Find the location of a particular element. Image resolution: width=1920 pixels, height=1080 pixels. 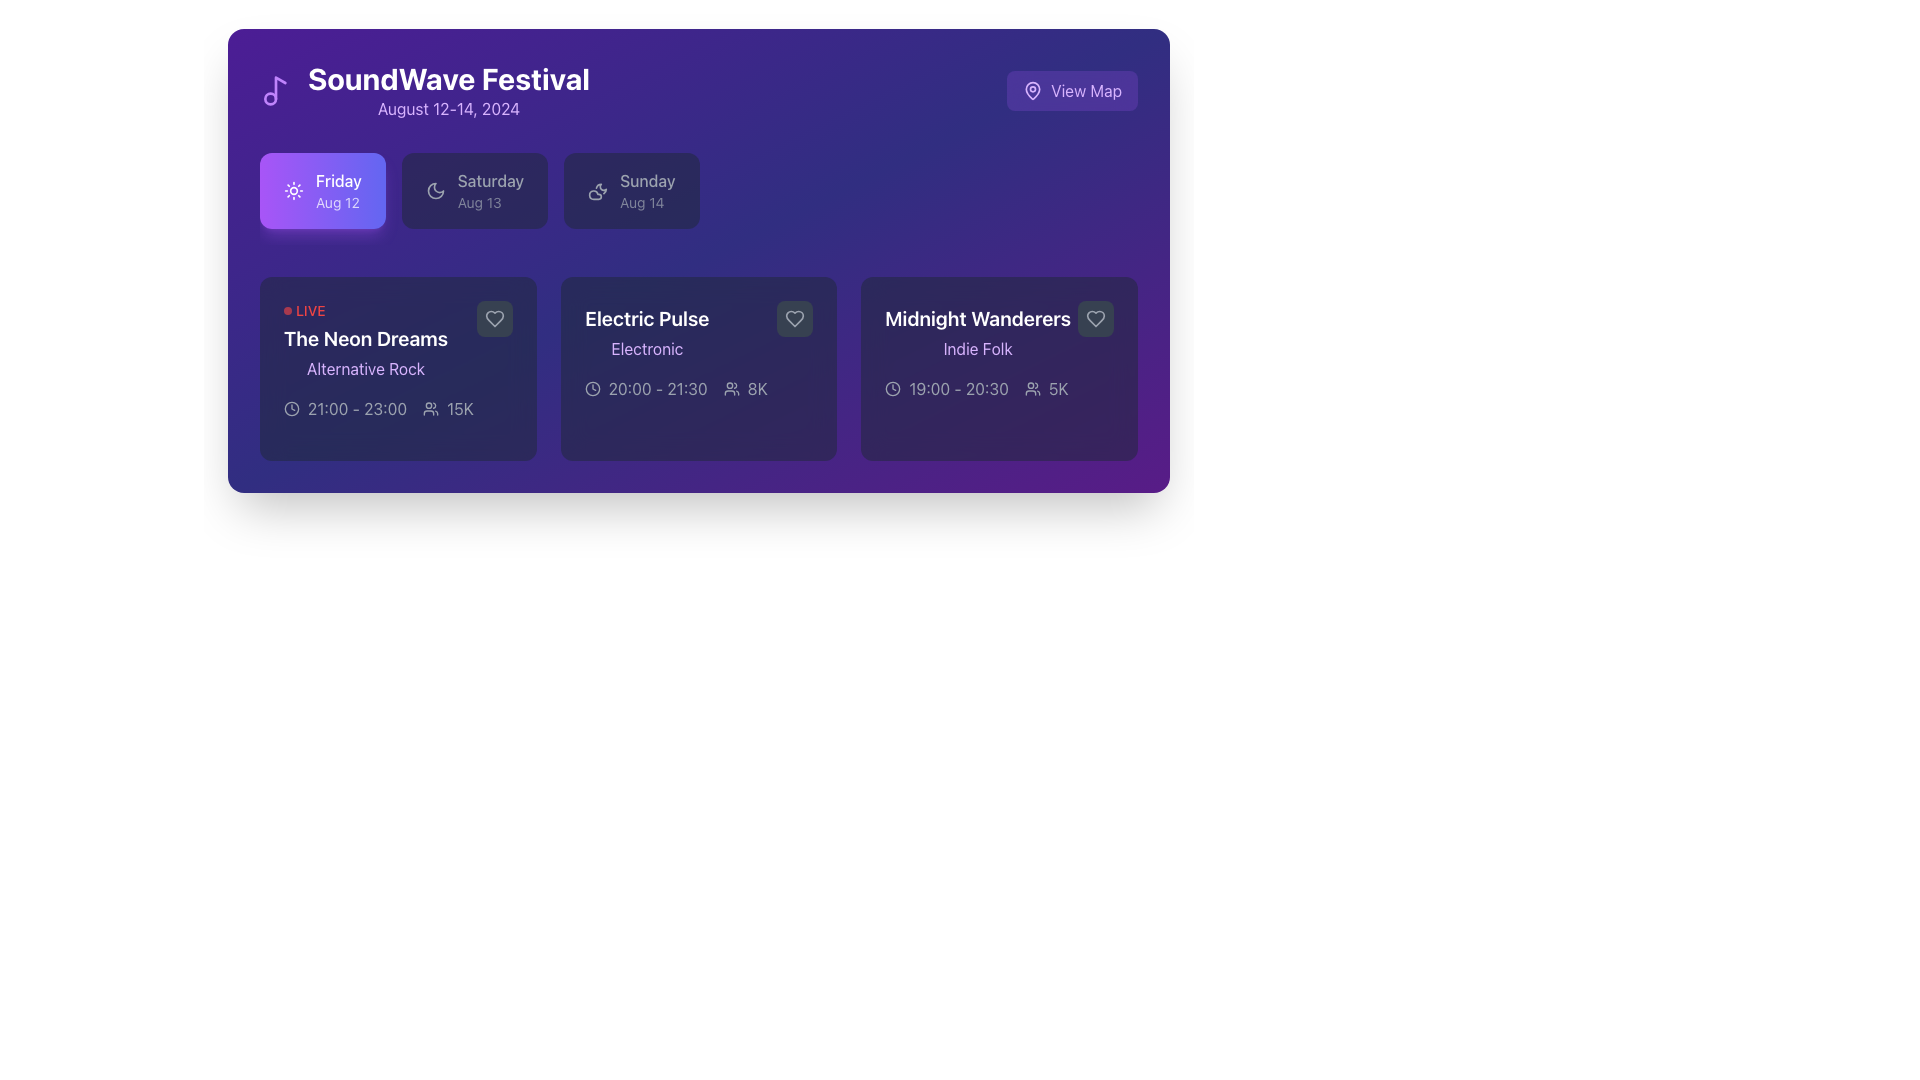

the read-only information display showing '5K' attendees for the 'Midnight Wanderers' event, located adjacent to the event's time text '19:00 - 20:30' is located at coordinates (1045, 389).